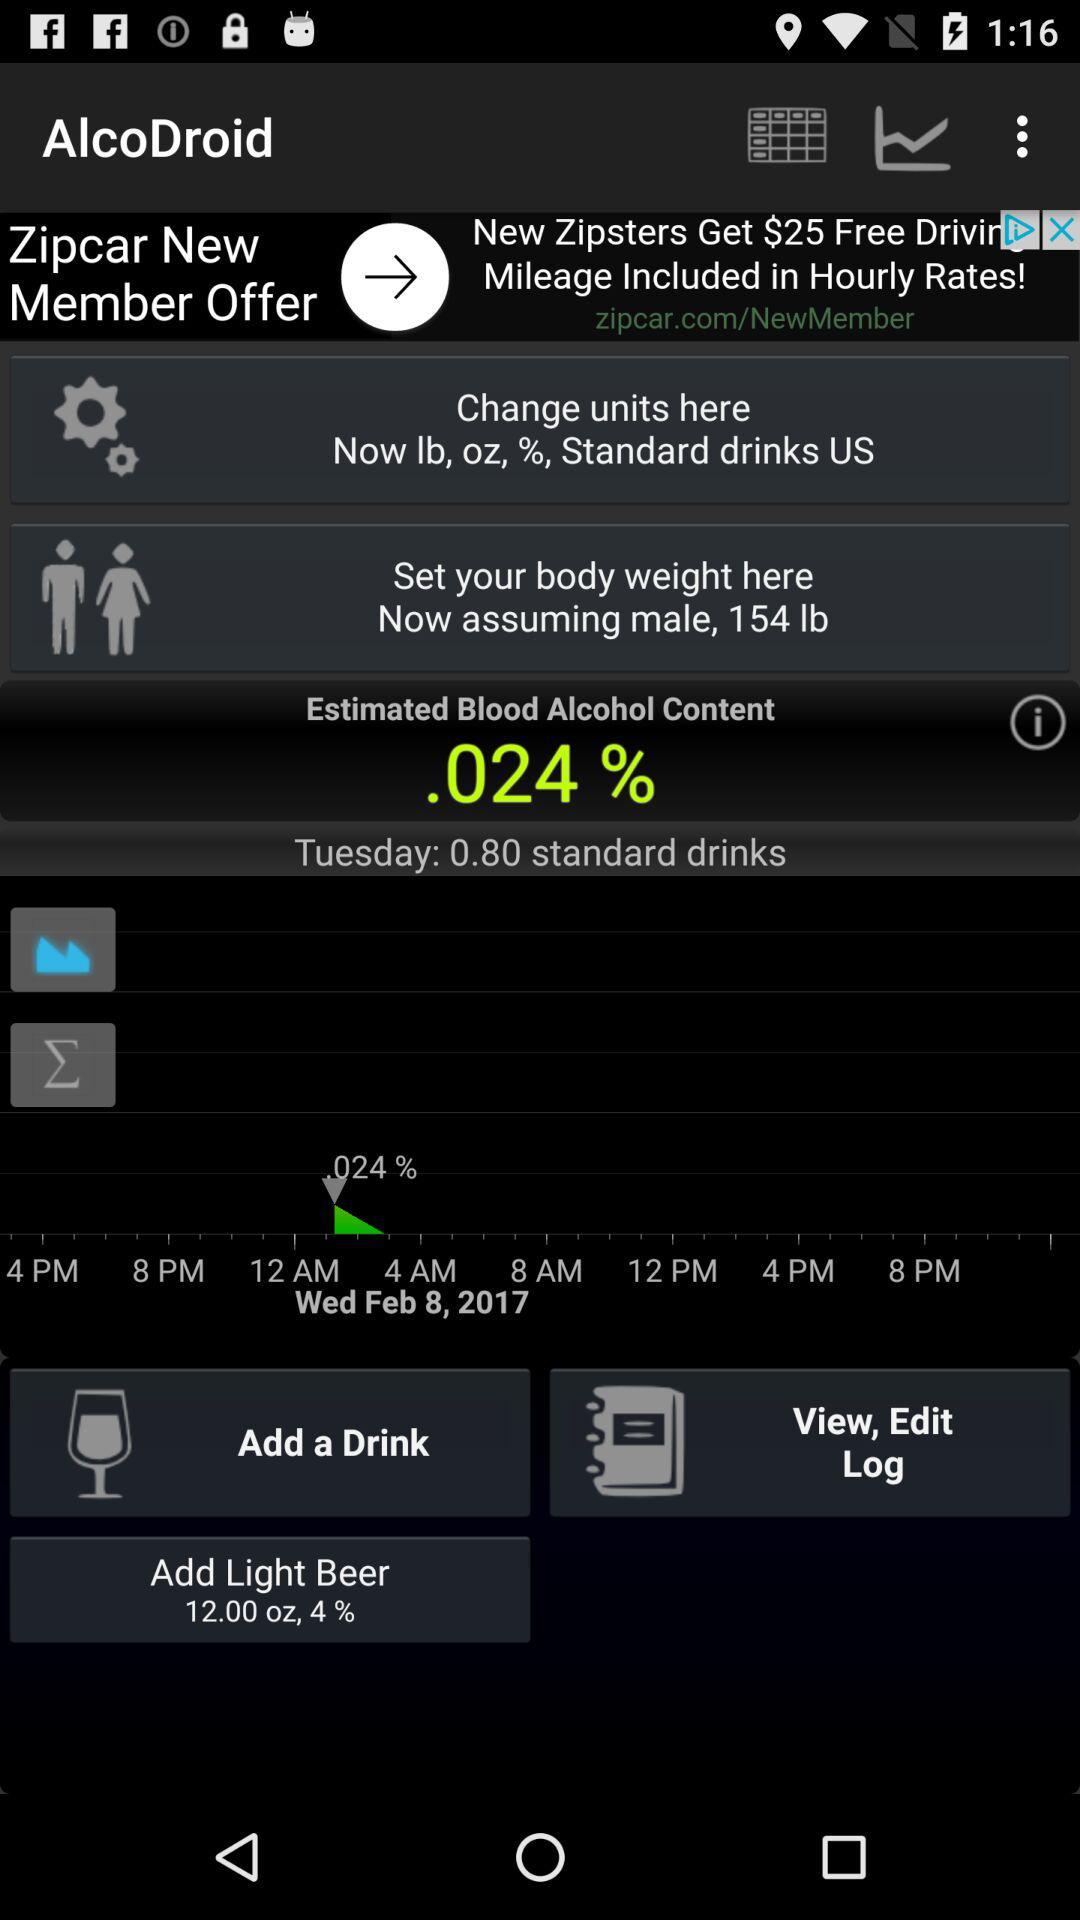  What do you see at coordinates (1036, 771) in the screenshot?
I see `the info icon` at bounding box center [1036, 771].